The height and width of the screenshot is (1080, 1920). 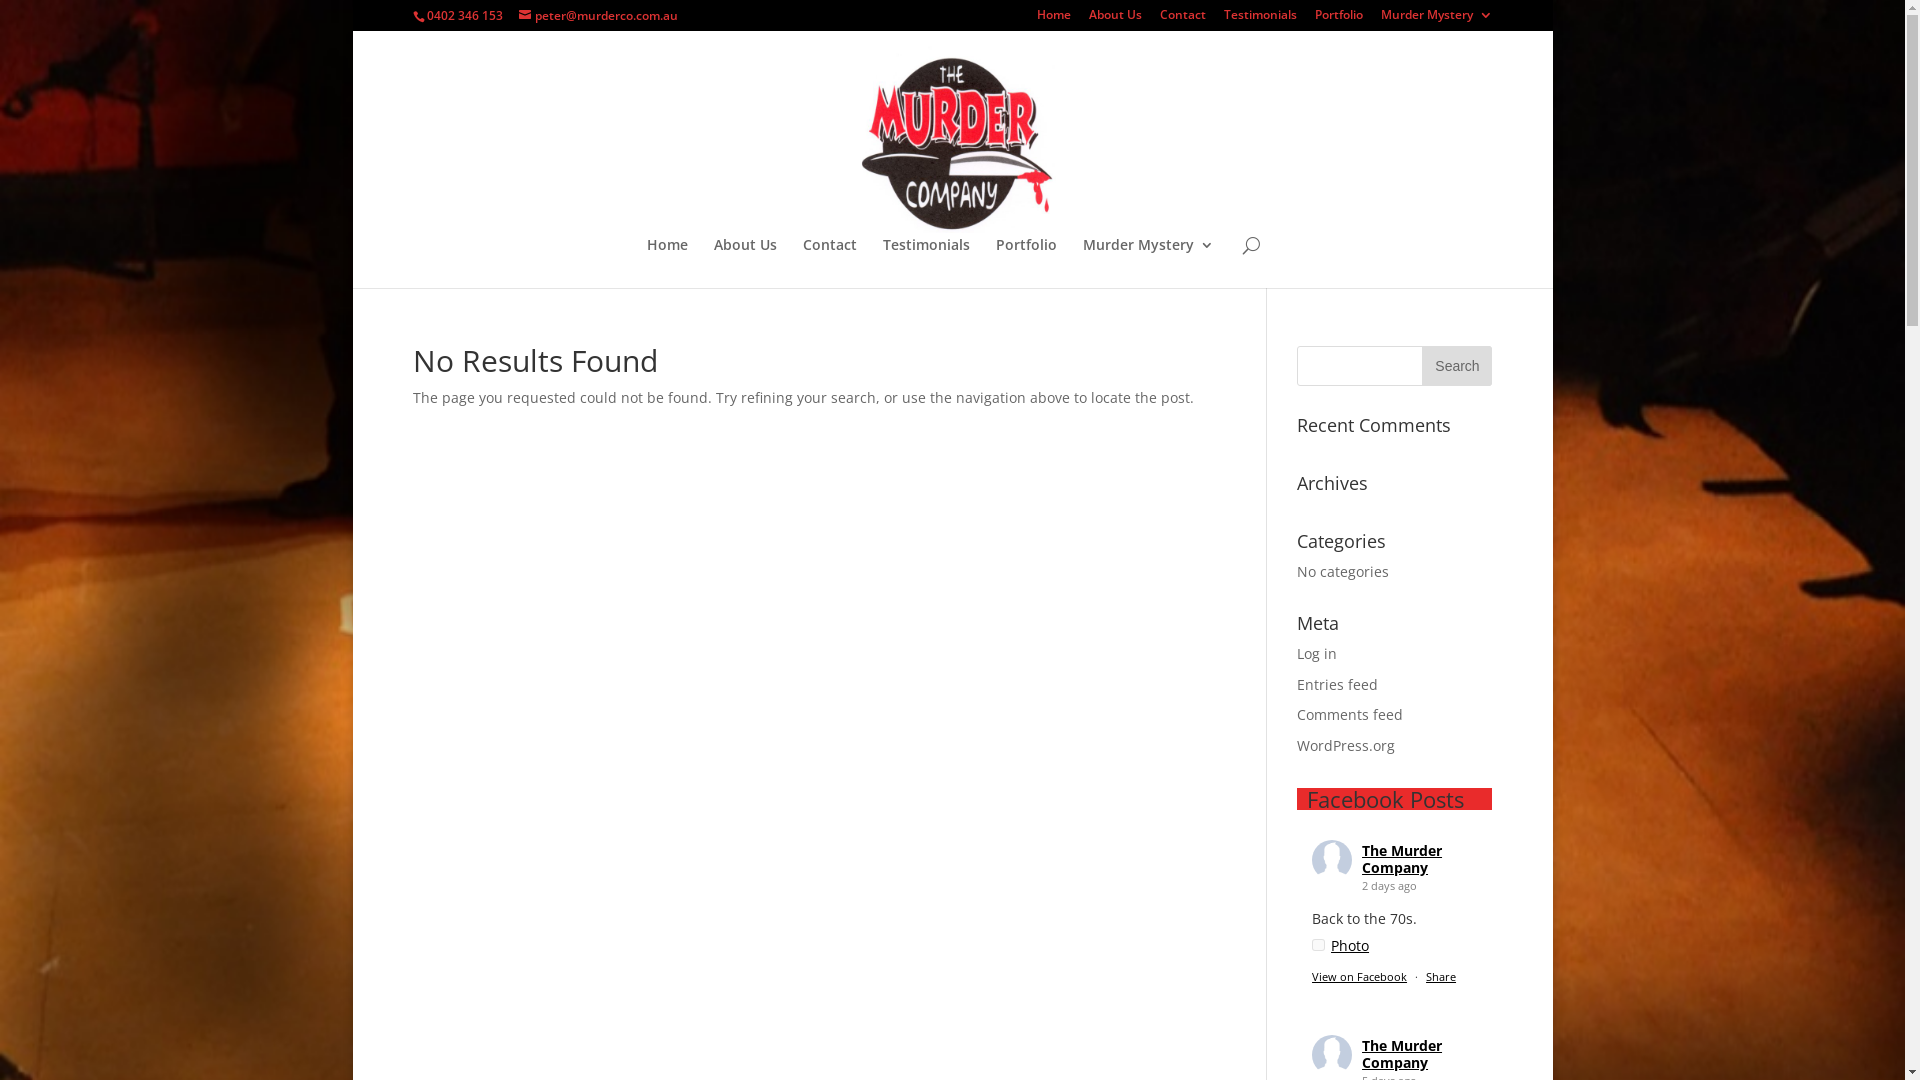 I want to click on 'Portfolio', so click(x=1338, y=19).